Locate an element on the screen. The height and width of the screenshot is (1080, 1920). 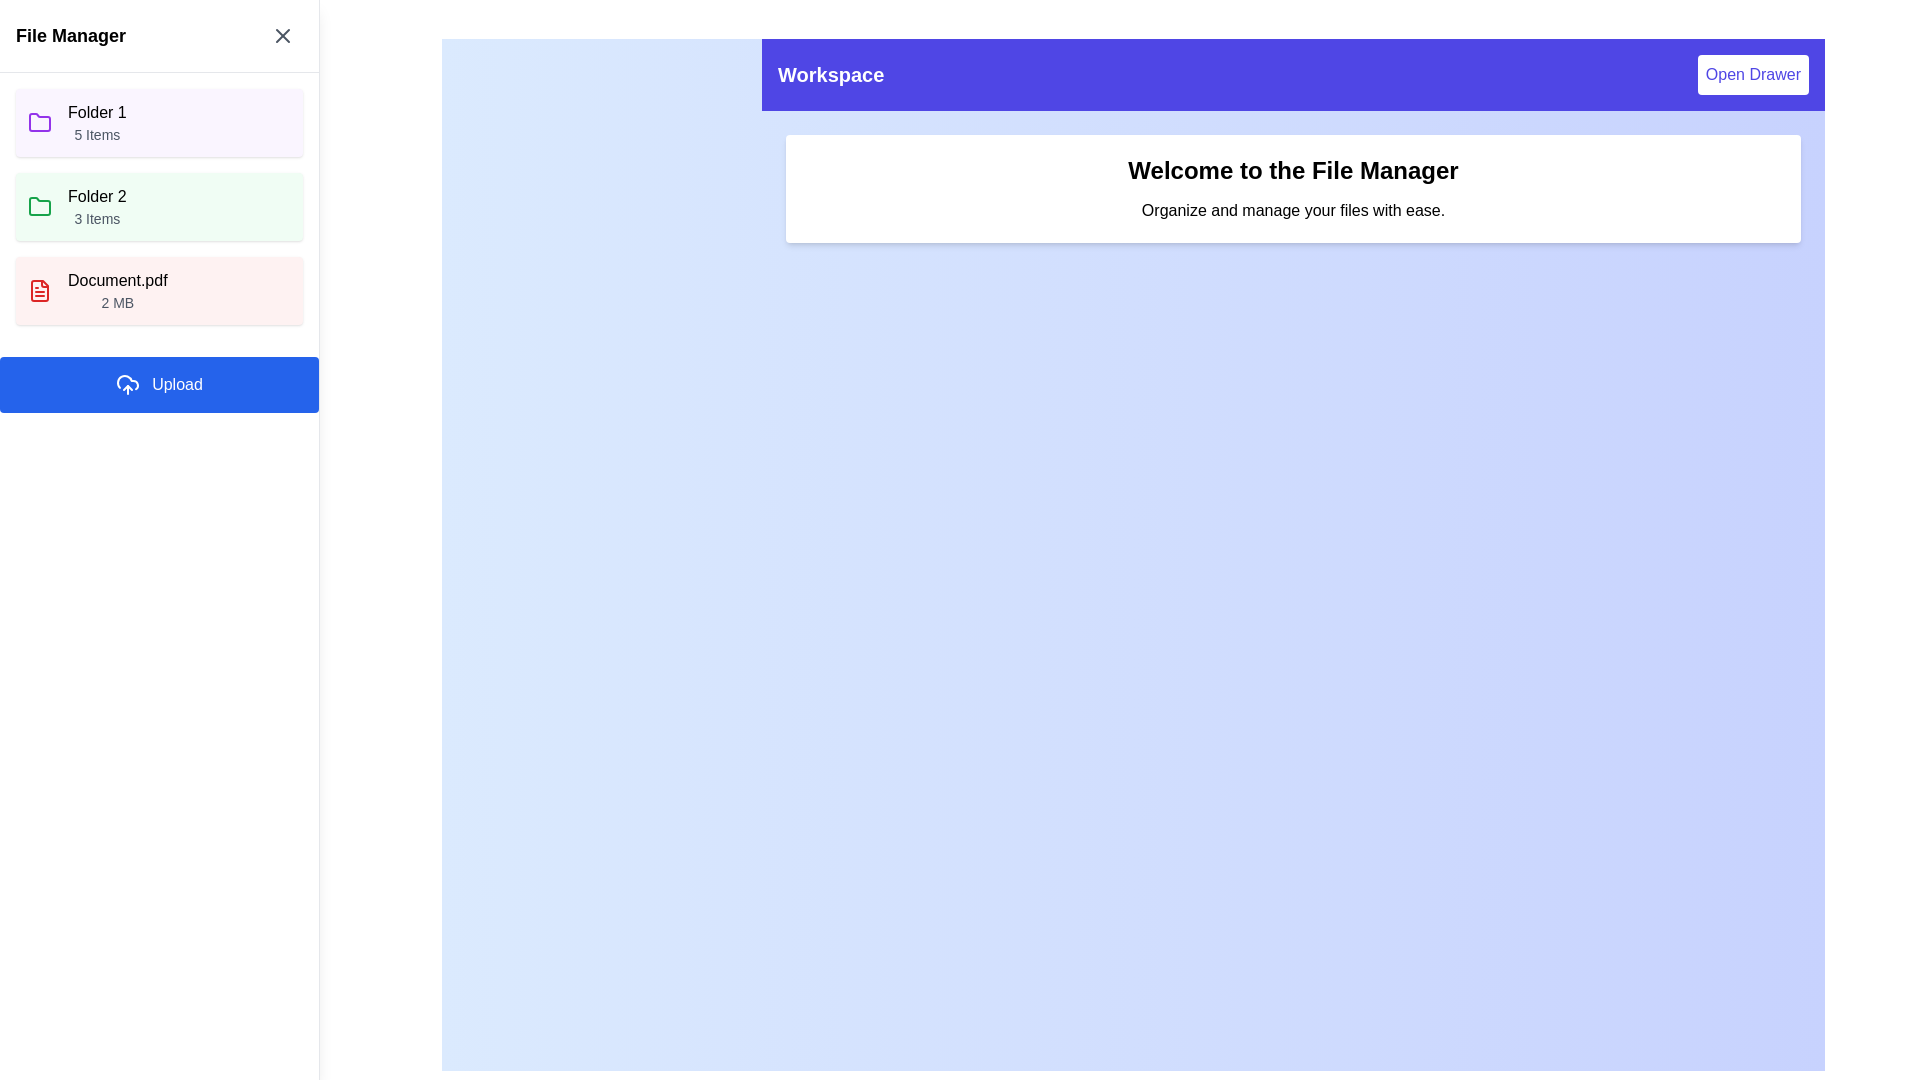
the close icon located at the top-right corner of the File Manager panel is located at coordinates (282, 35).